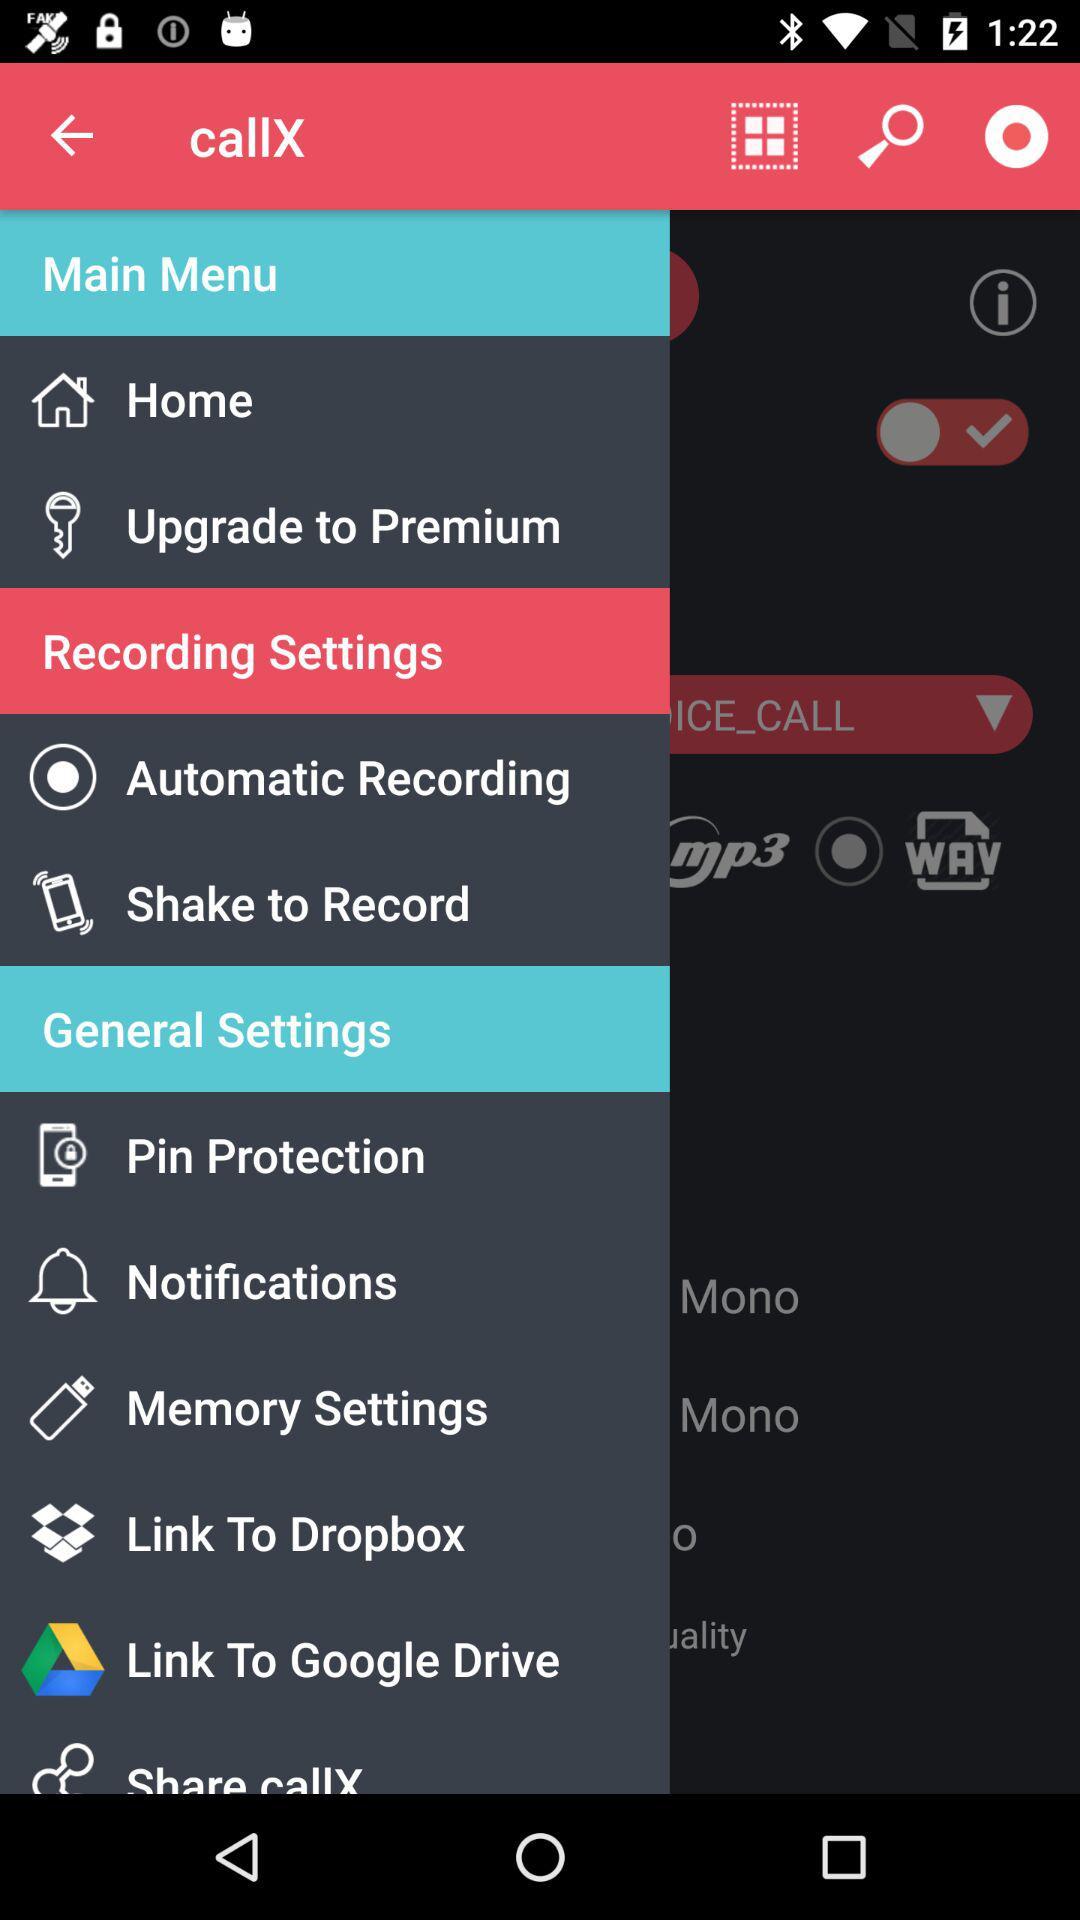 The width and height of the screenshot is (1080, 1920). What do you see at coordinates (370, 1179) in the screenshot?
I see `the button pin protection on the web page` at bounding box center [370, 1179].